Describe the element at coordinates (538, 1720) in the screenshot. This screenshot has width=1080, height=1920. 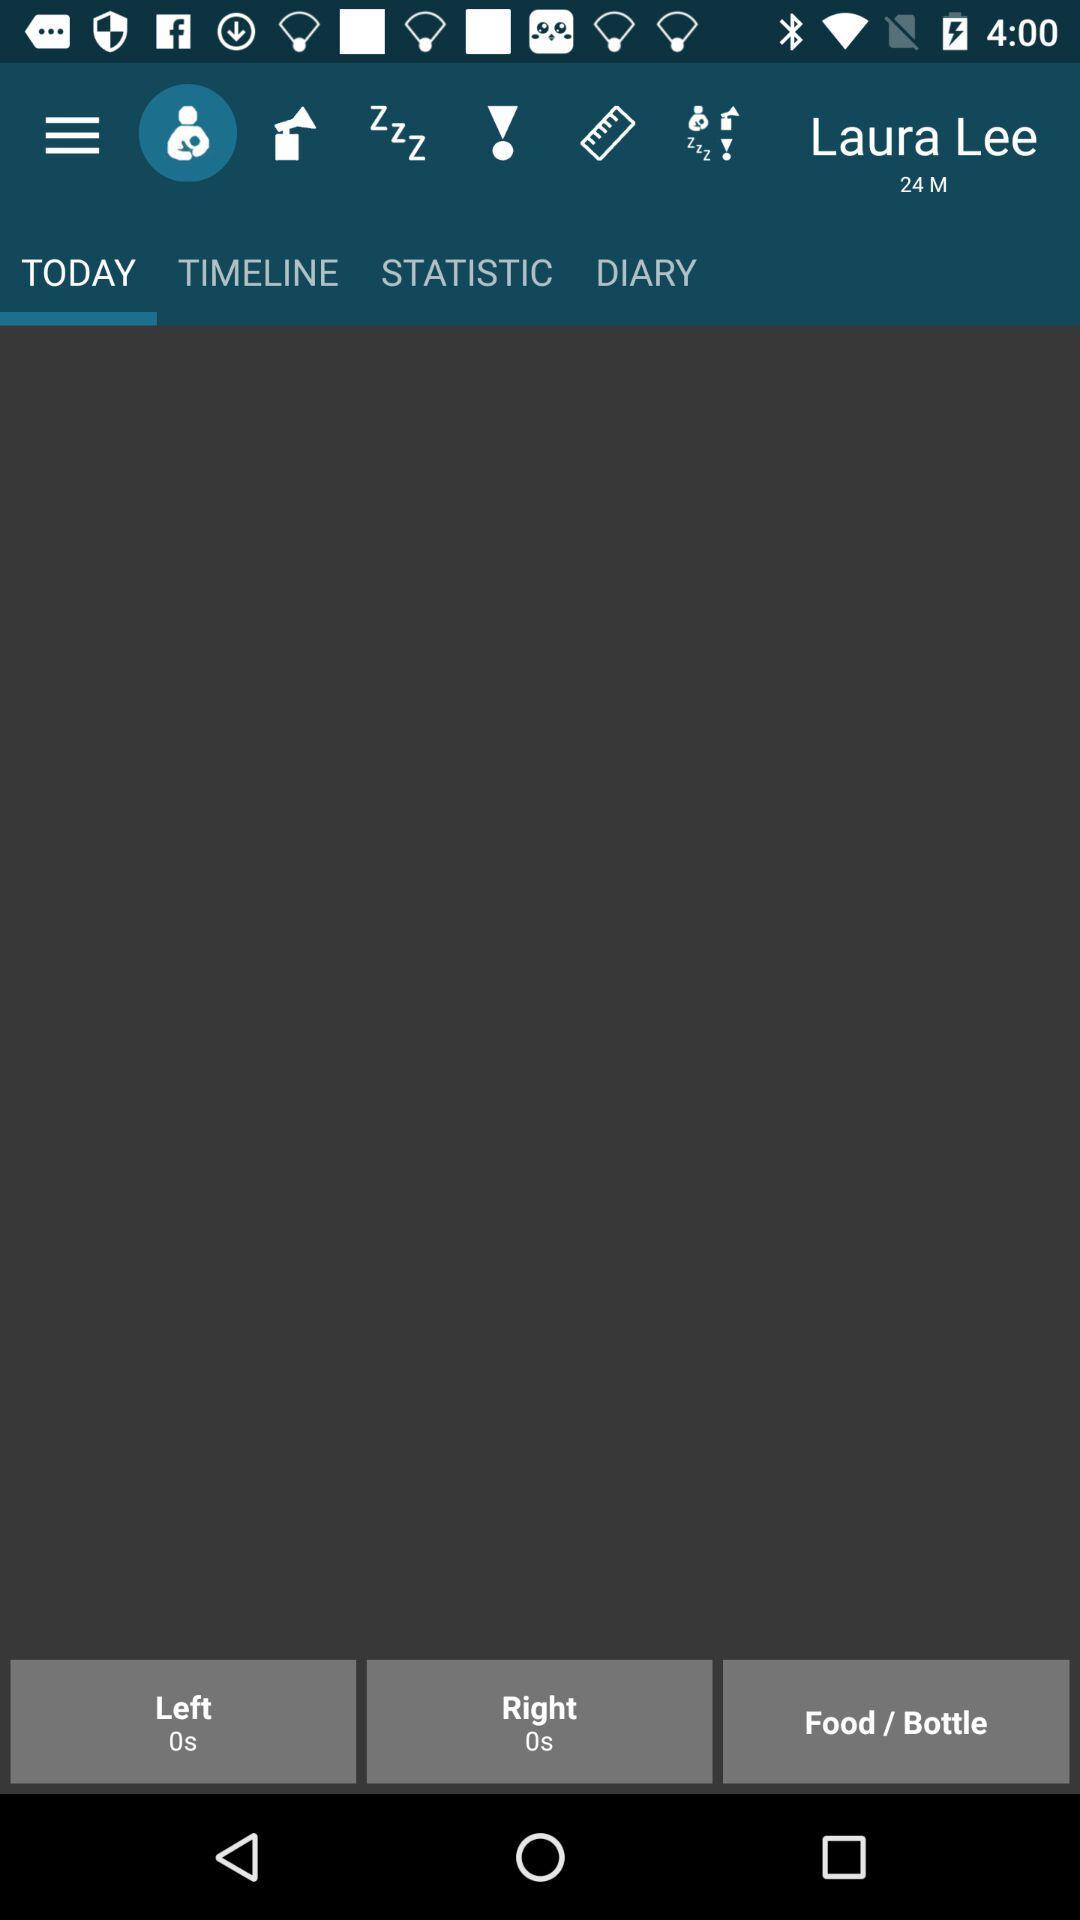
I see `right` at that location.